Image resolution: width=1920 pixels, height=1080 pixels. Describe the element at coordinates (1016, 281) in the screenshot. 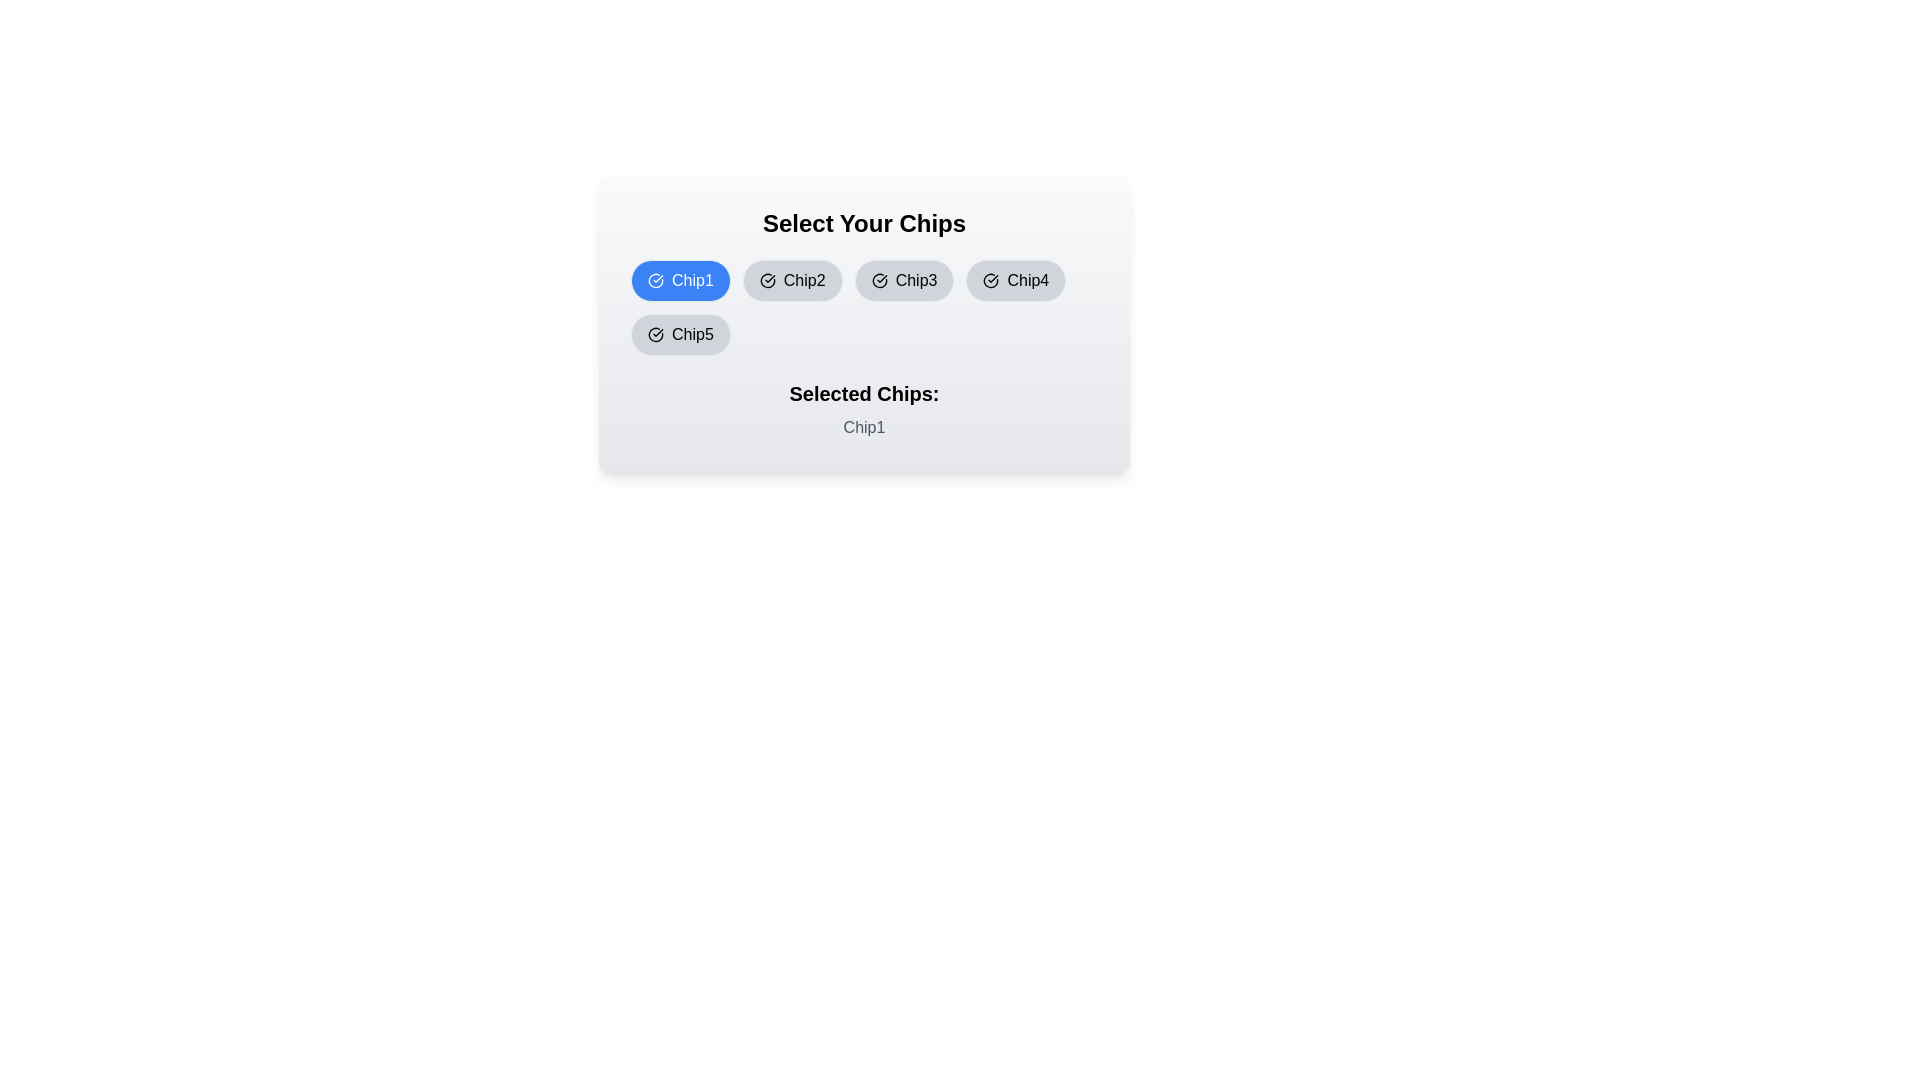

I see `the chip labeled Chip4 by clicking on it` at that location.